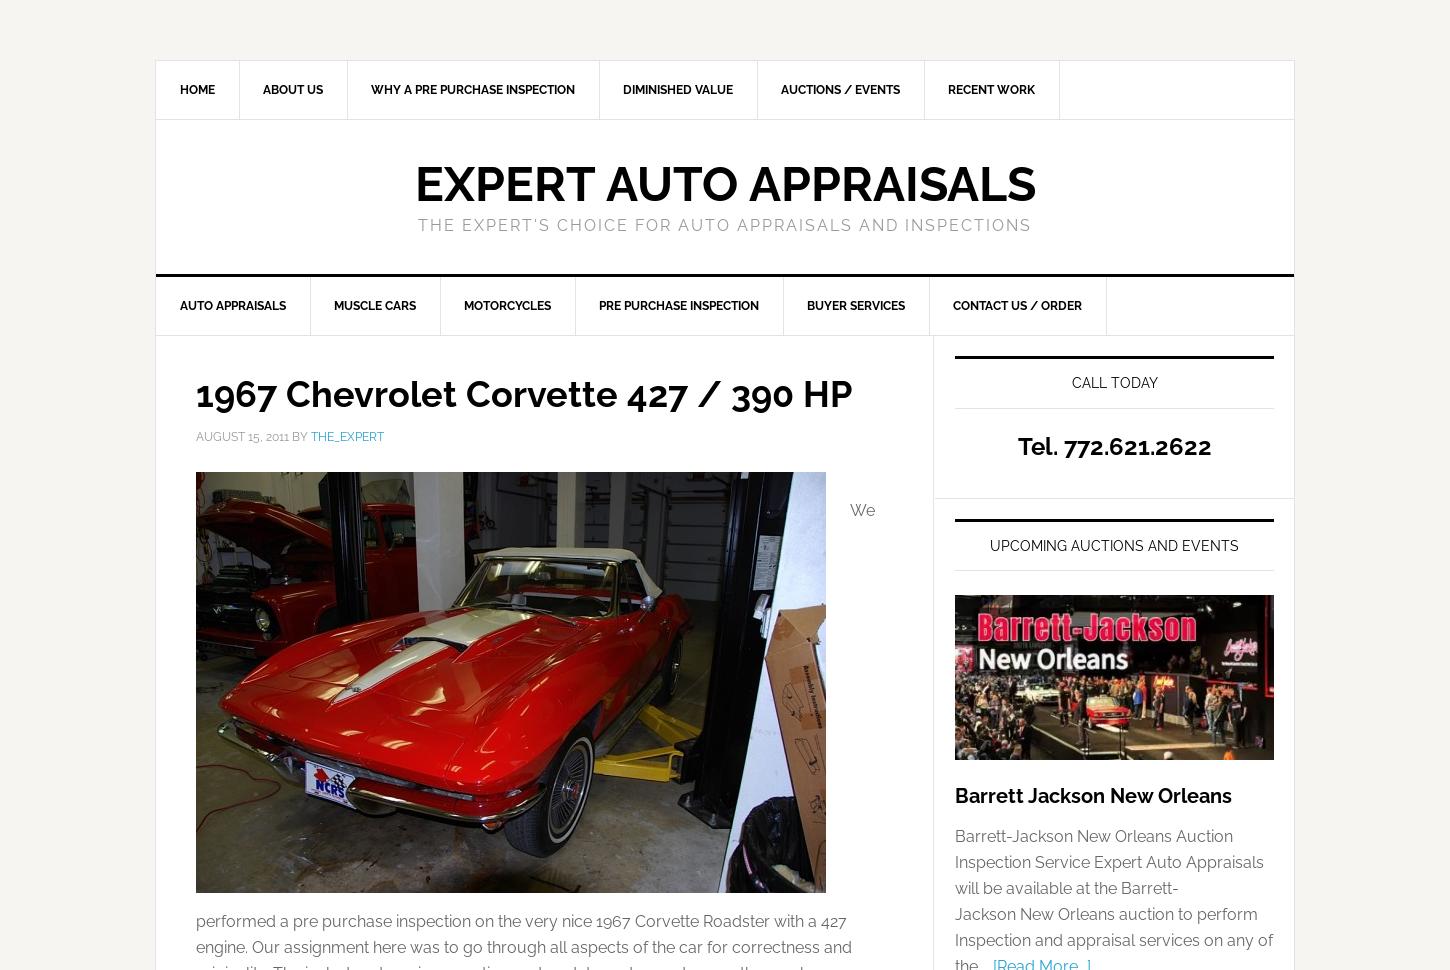  I want to click on 'Auto Appraisals', so click(178, 306).